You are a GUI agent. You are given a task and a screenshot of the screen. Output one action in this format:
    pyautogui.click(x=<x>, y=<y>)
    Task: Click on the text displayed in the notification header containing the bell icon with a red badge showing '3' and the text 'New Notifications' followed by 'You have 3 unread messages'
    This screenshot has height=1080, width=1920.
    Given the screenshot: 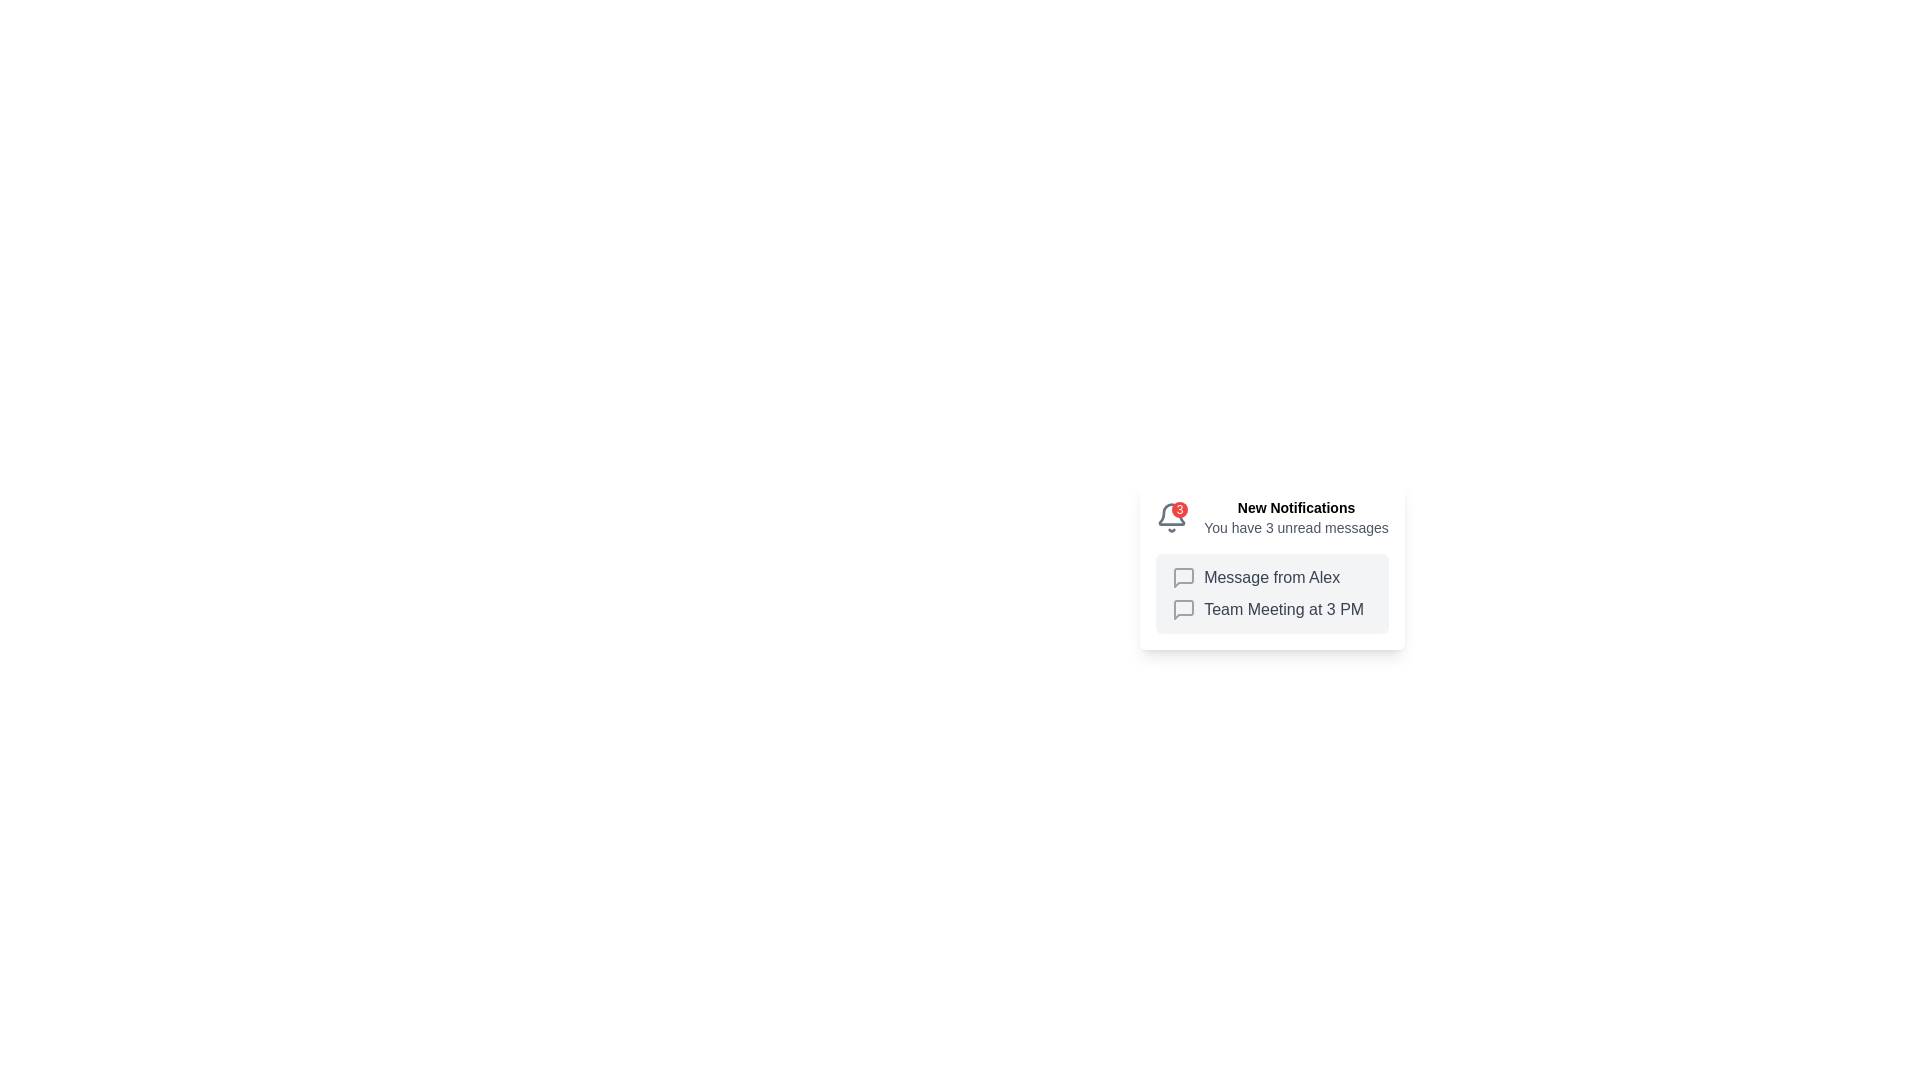 What is the action you would take?
    pyautogui.click(x=1271, y=516)
    